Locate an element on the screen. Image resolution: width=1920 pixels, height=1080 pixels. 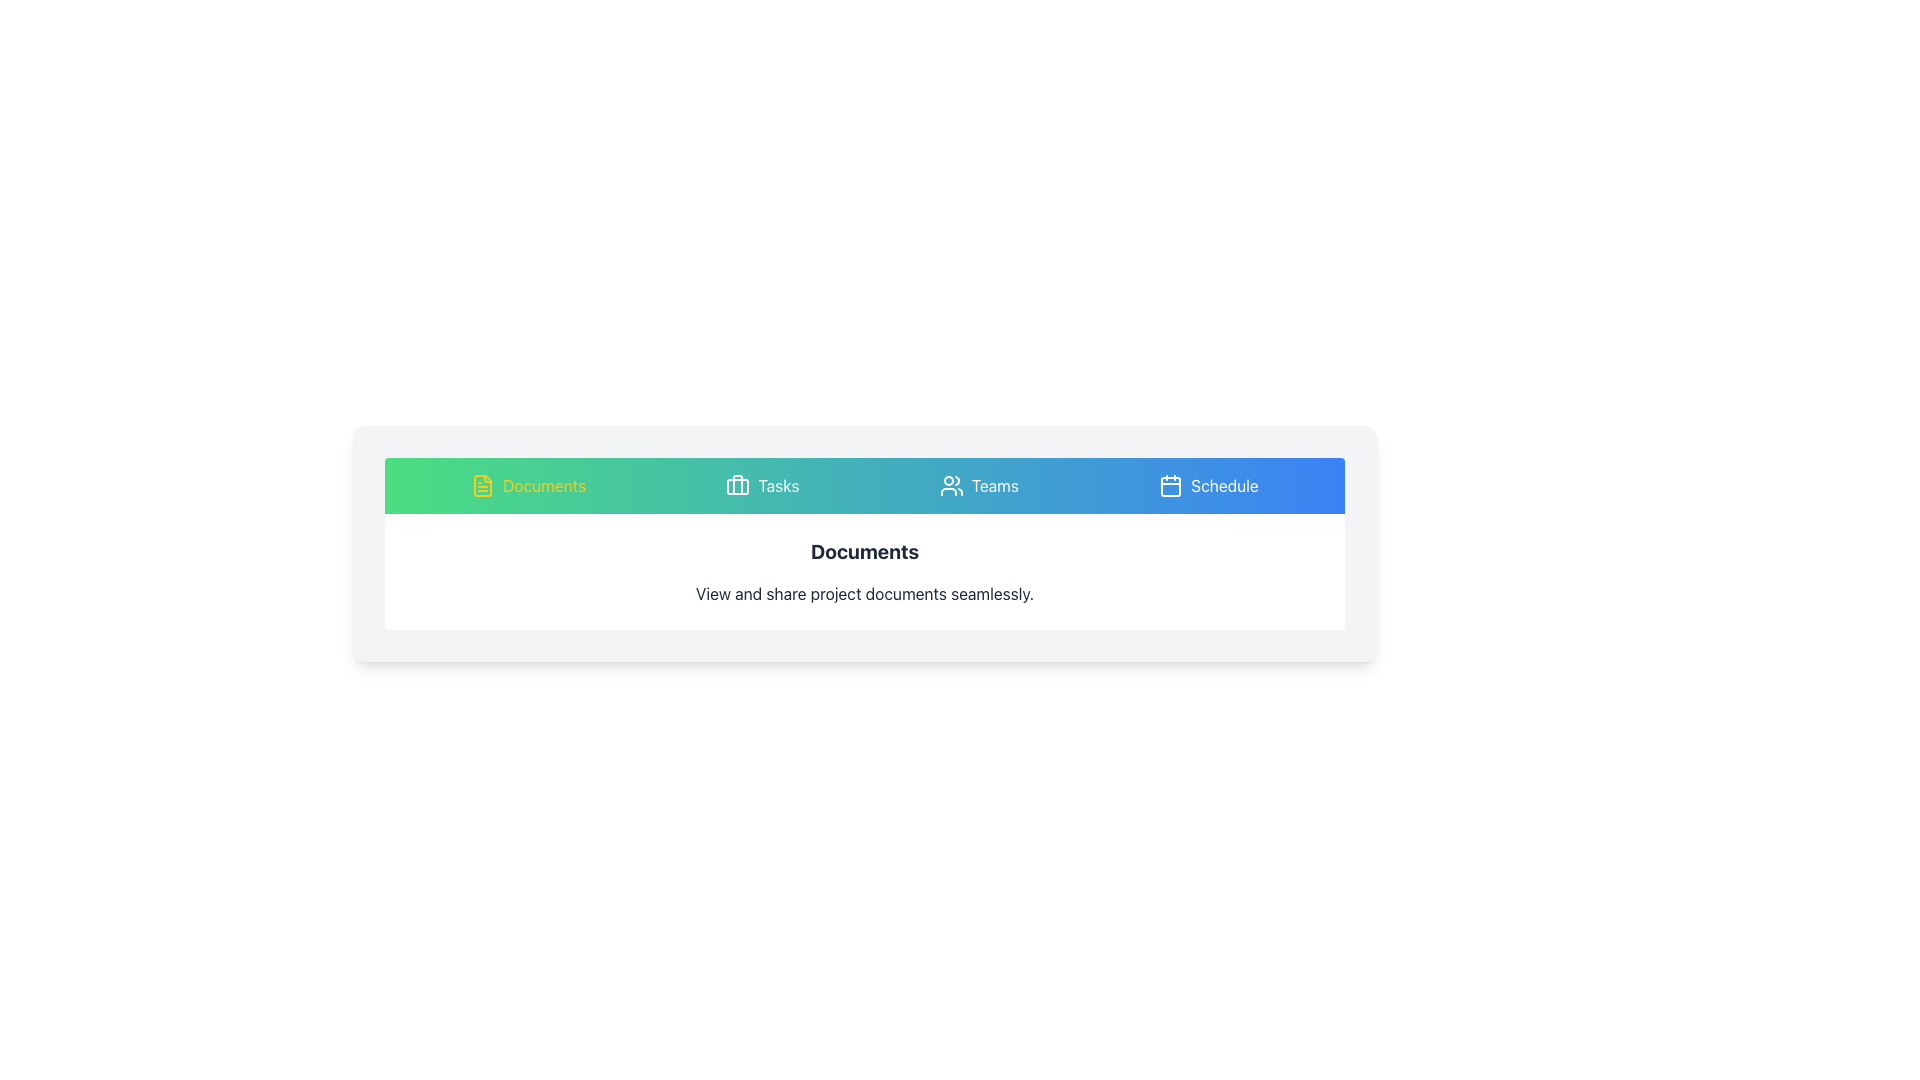
the 'Teams' icon, which is a 24x24 white icon of two stylized human figures on a blue background located in the top horizontal navigation bar is located at coordinates (950, 486).